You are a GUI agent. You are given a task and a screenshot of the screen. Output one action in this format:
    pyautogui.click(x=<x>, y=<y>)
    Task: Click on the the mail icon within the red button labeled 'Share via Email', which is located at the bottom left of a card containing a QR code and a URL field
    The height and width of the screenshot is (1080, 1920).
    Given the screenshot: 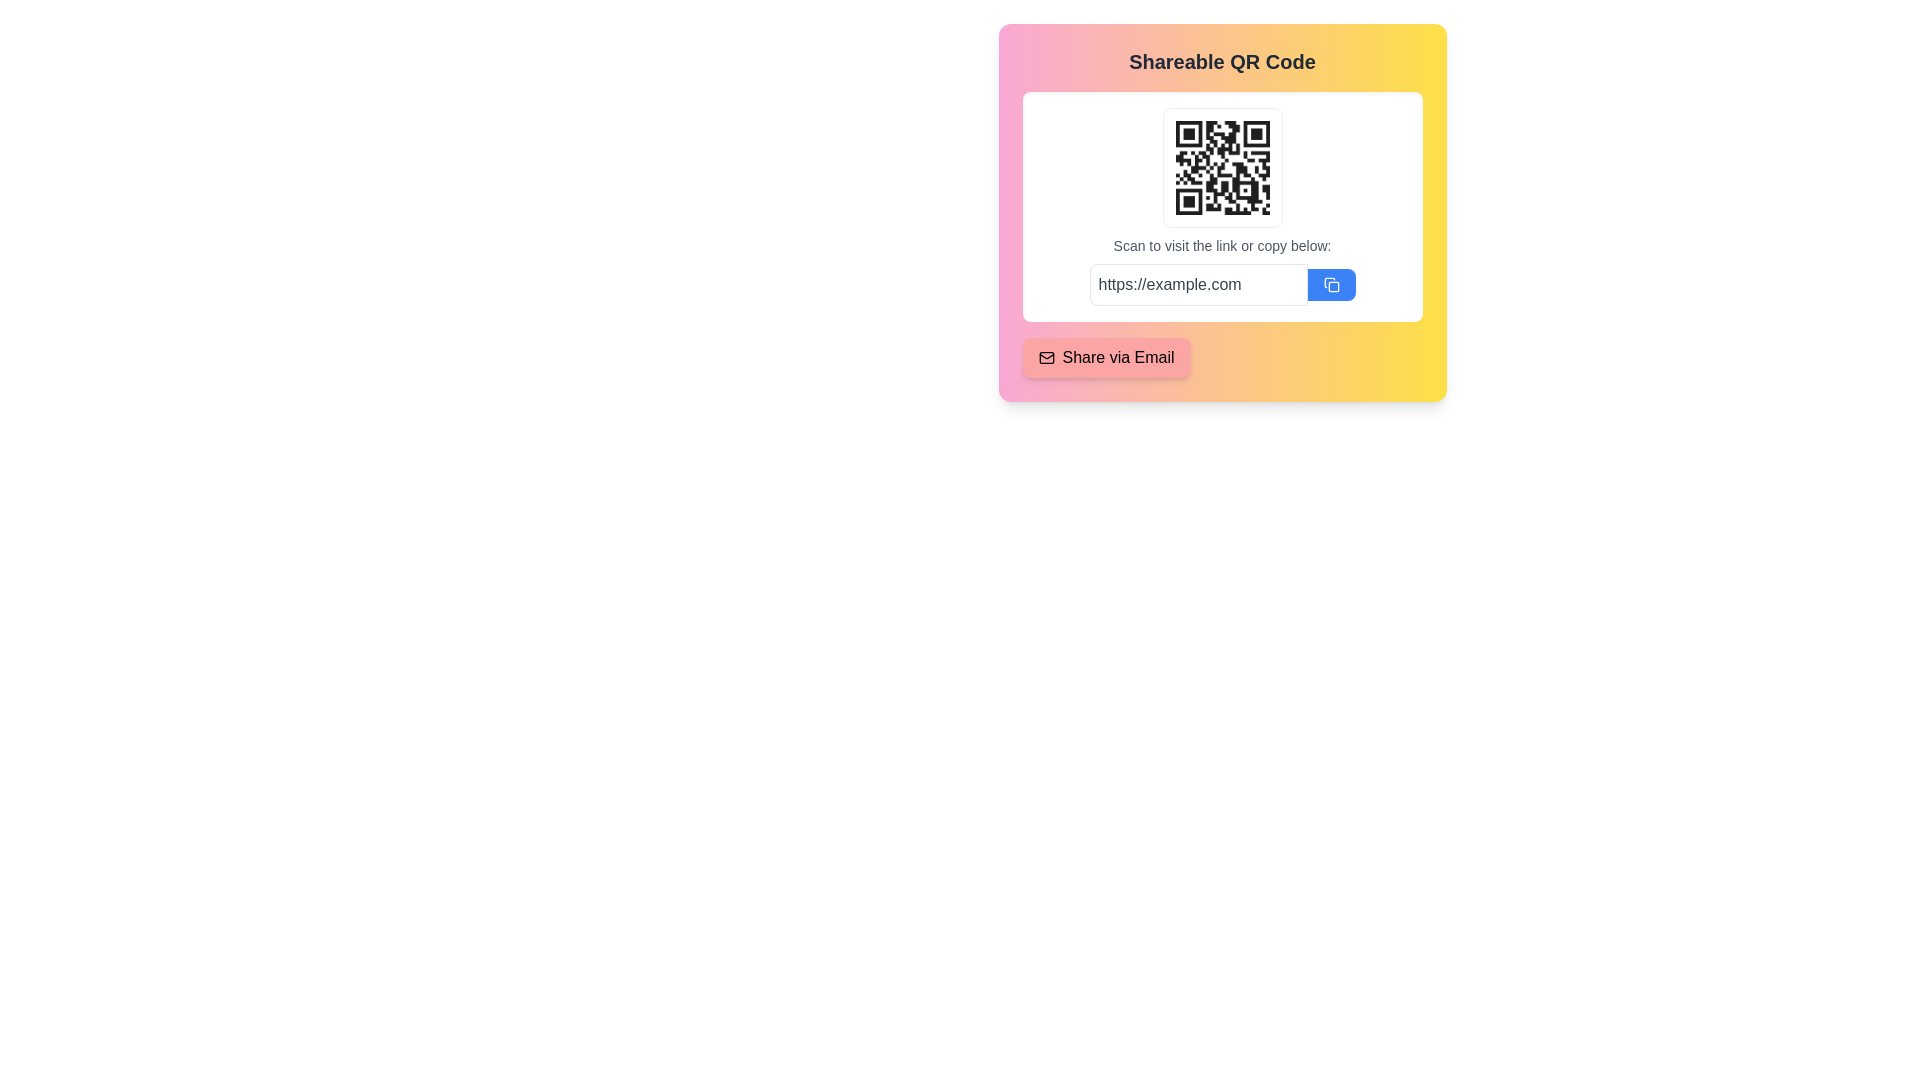 What is the action you would take?
    pyautogui.click(x=1045, y=357)
    